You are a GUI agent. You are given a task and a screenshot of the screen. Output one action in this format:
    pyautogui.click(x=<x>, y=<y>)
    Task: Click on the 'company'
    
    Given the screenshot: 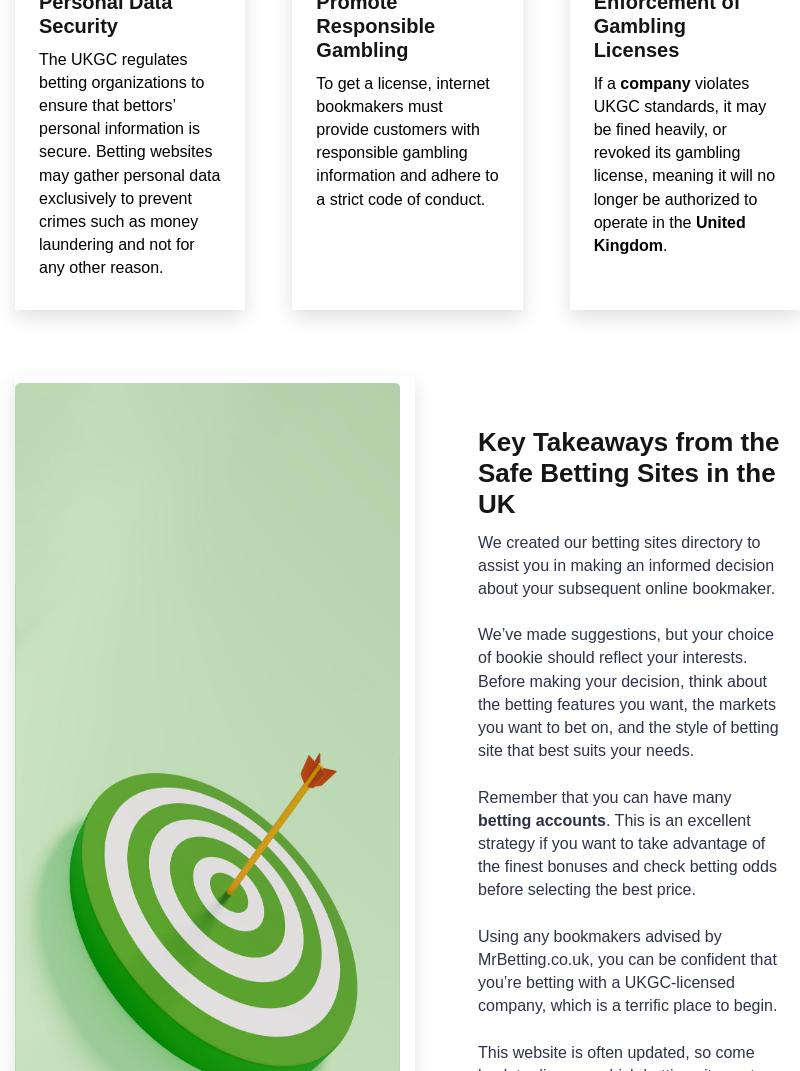 What is the action you would take?
    pyautogui.click(x=654, y=82)
    